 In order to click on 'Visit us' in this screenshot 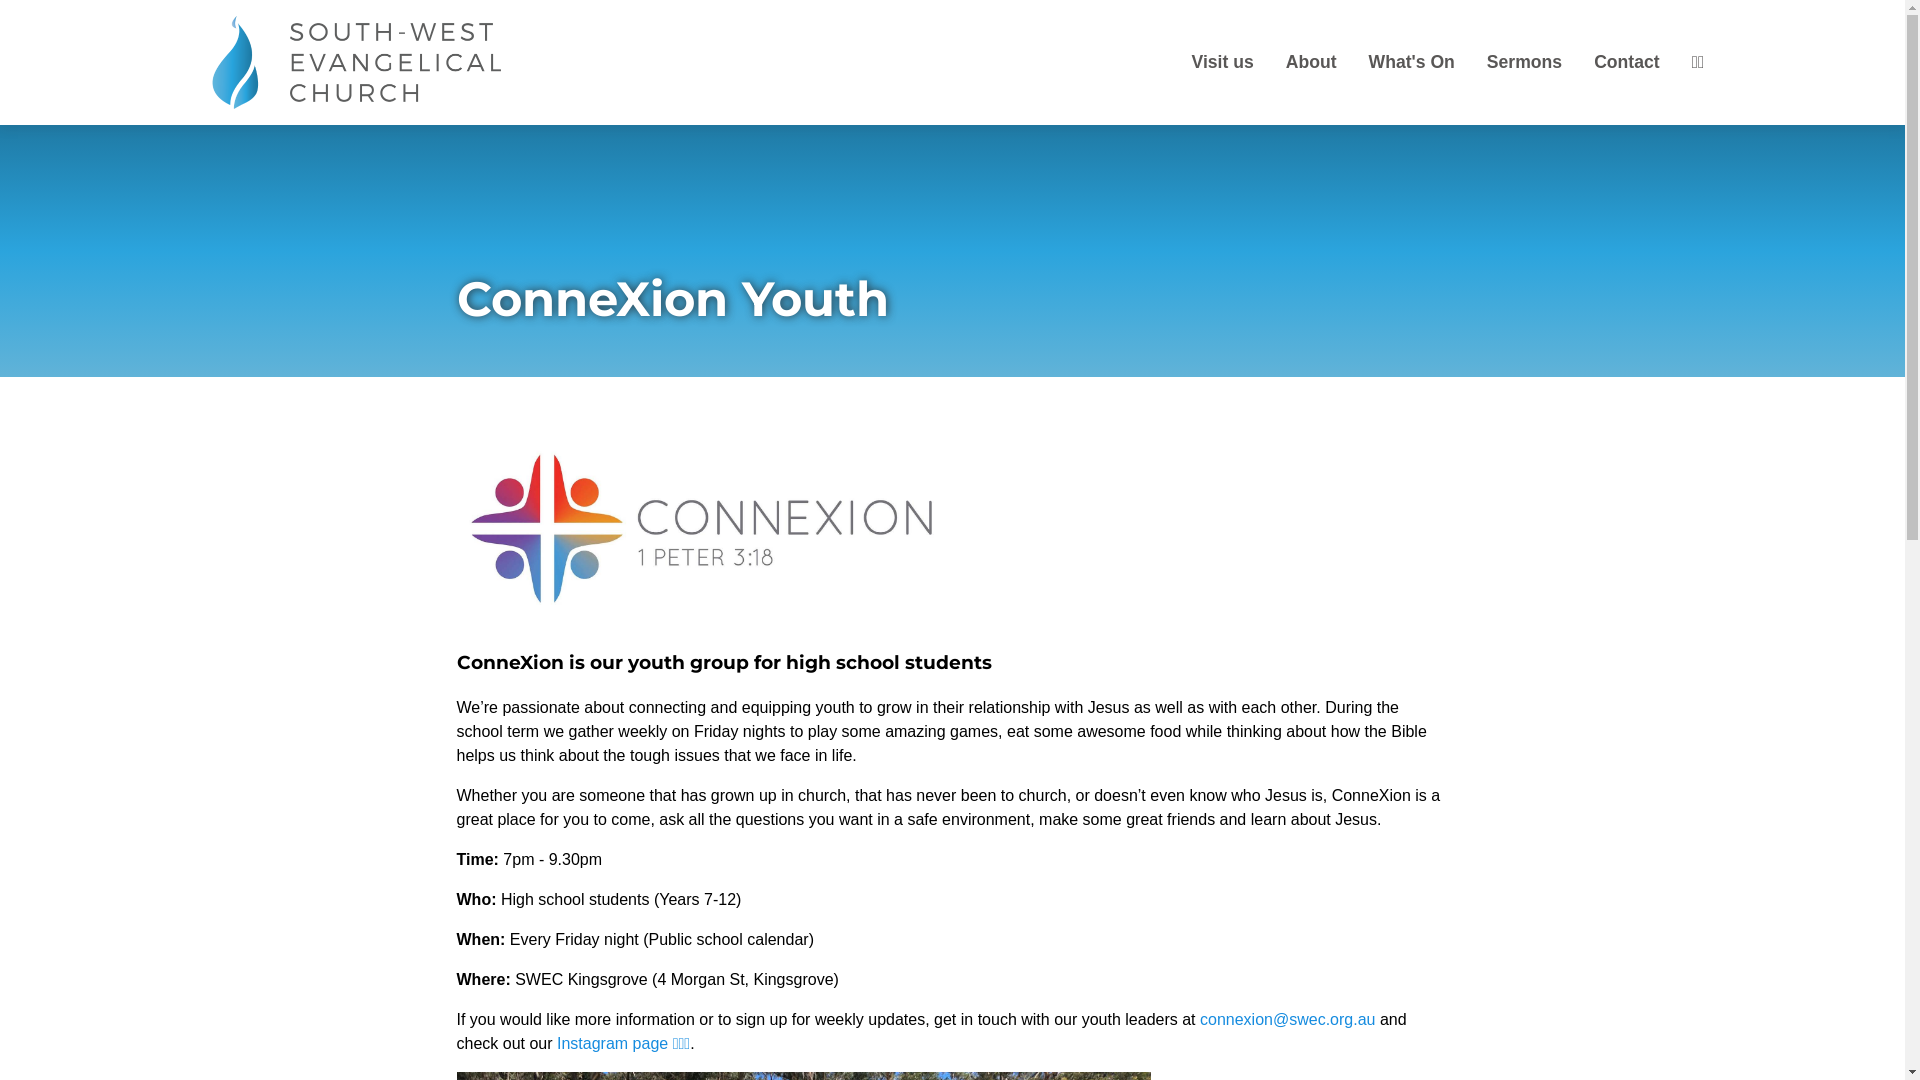, I will do `click(1221, 60)`.